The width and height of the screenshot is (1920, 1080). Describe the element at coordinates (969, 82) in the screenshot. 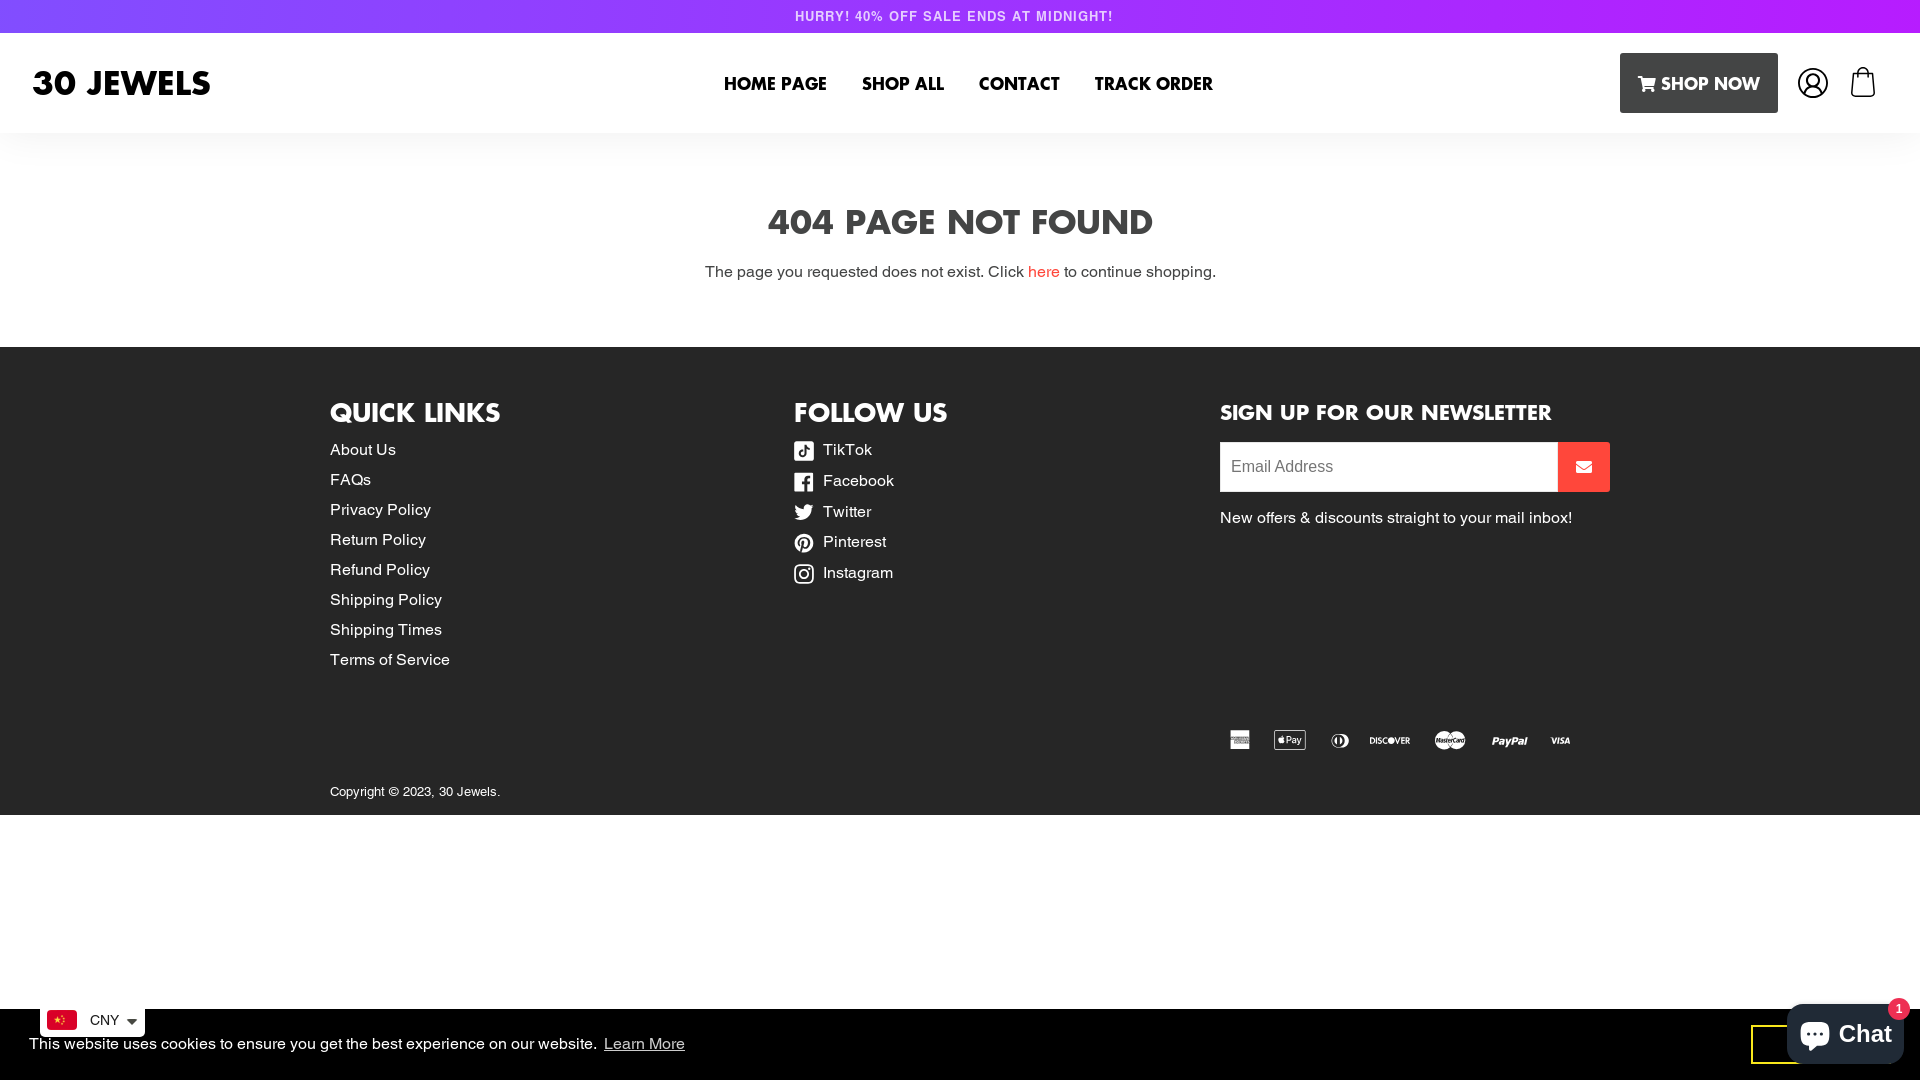

I see `'CONTACT'` at that location.